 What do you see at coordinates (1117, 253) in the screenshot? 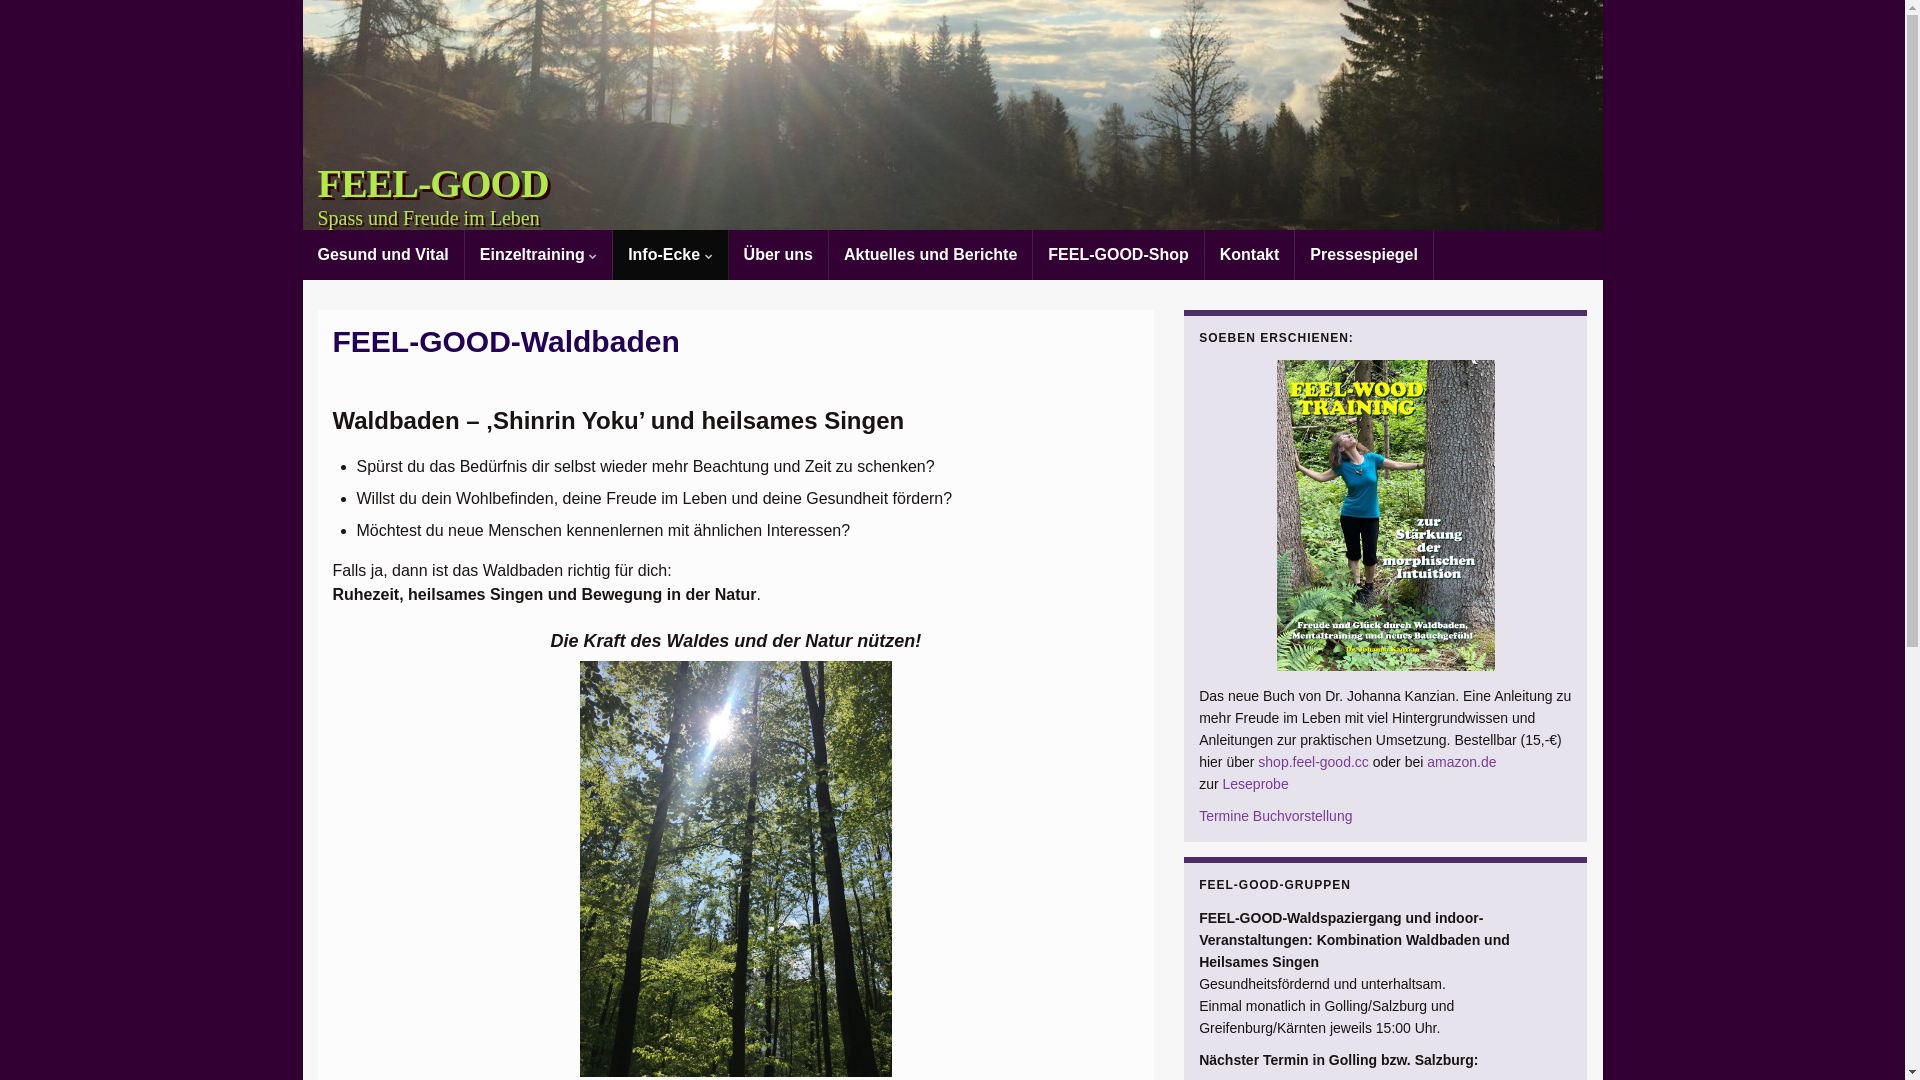
I see `'FEEL-GOOD-Shop'` at bounding box center [1117, 253].